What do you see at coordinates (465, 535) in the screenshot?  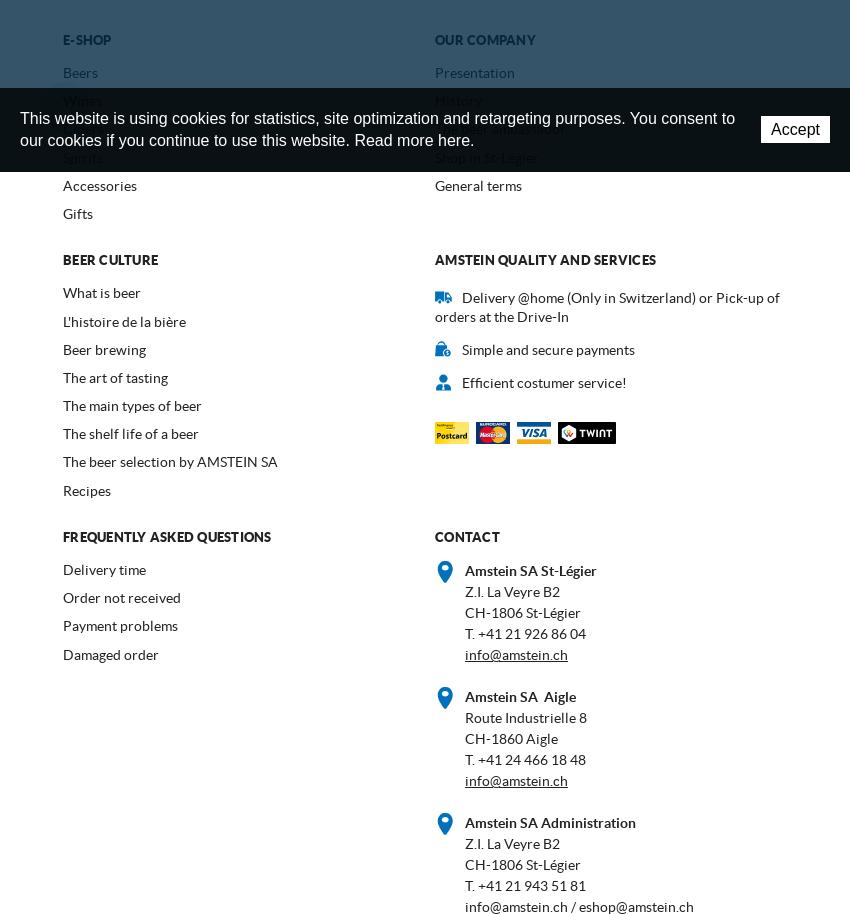 I see `'Contact'` at bounding box center [465, 535].